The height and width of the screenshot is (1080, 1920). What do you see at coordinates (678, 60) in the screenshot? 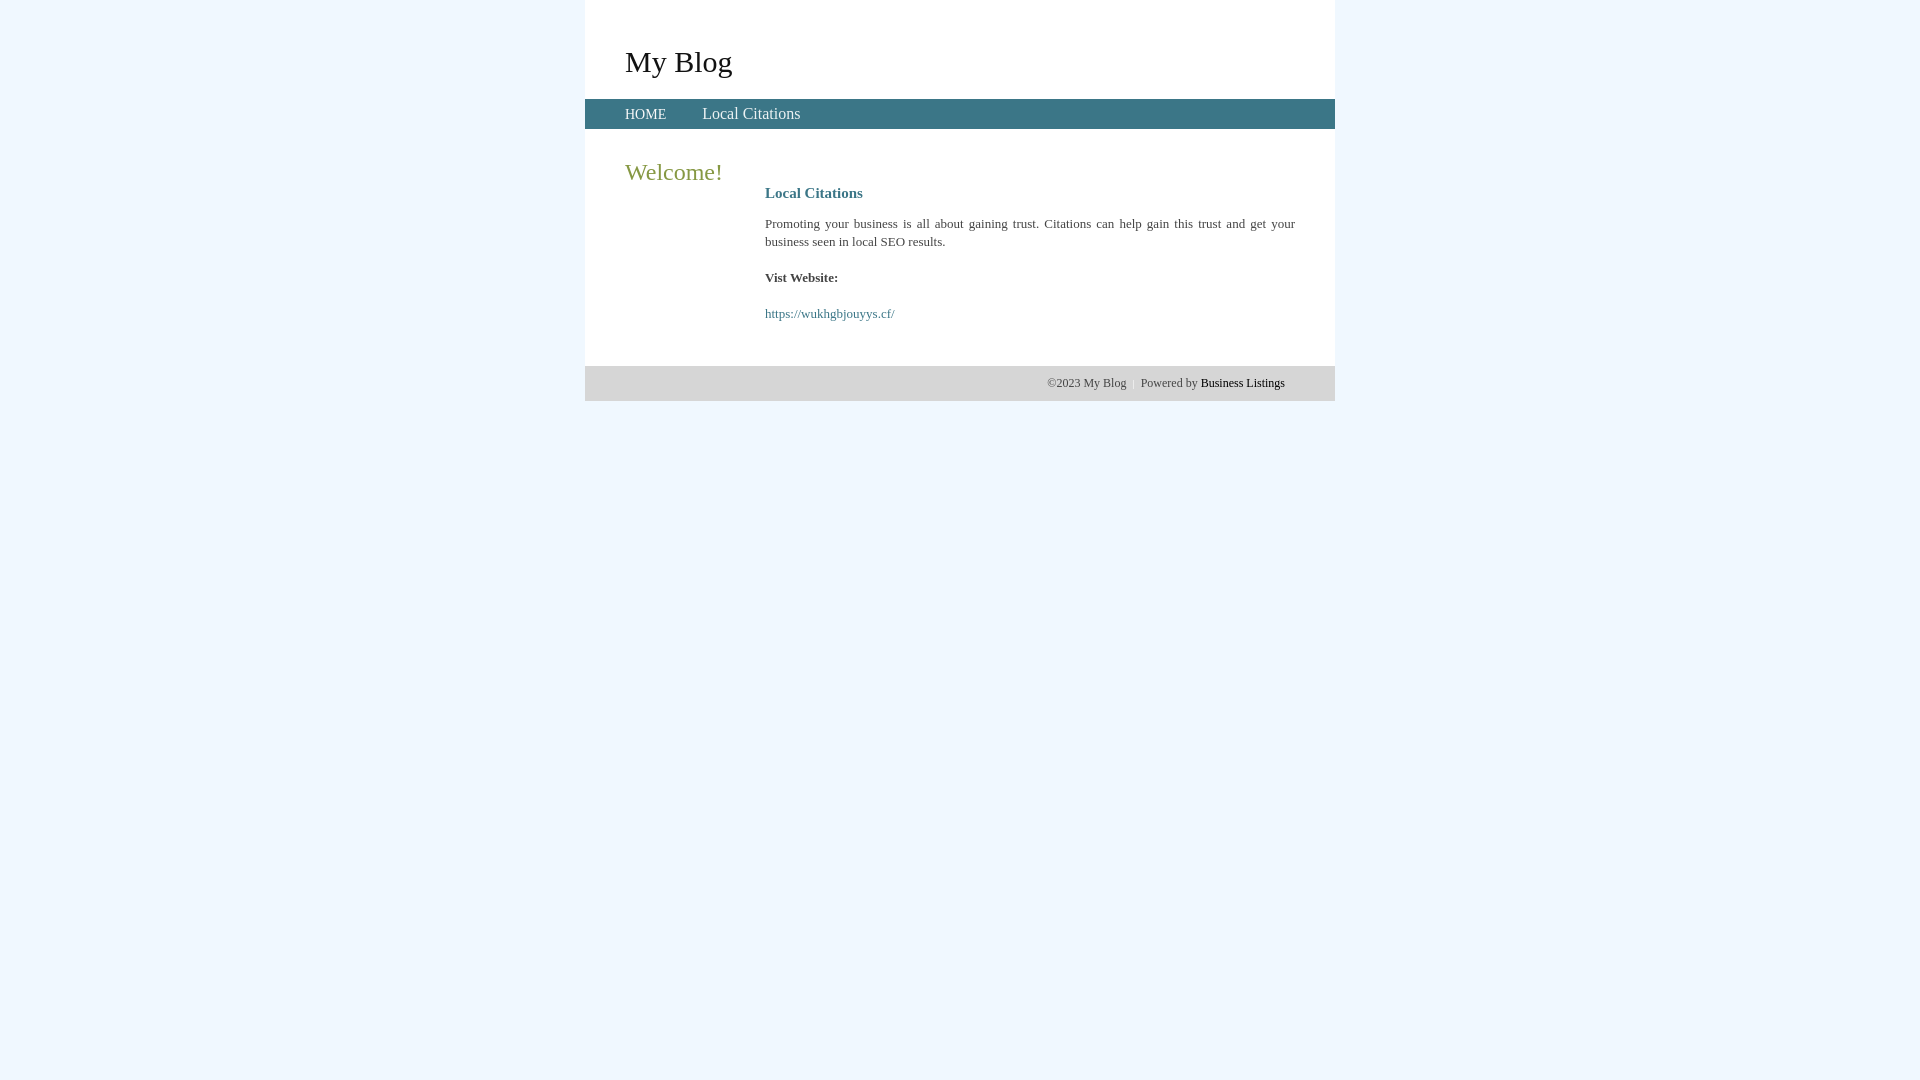
I see `'My Blog'` at bounding box center [678, 60].